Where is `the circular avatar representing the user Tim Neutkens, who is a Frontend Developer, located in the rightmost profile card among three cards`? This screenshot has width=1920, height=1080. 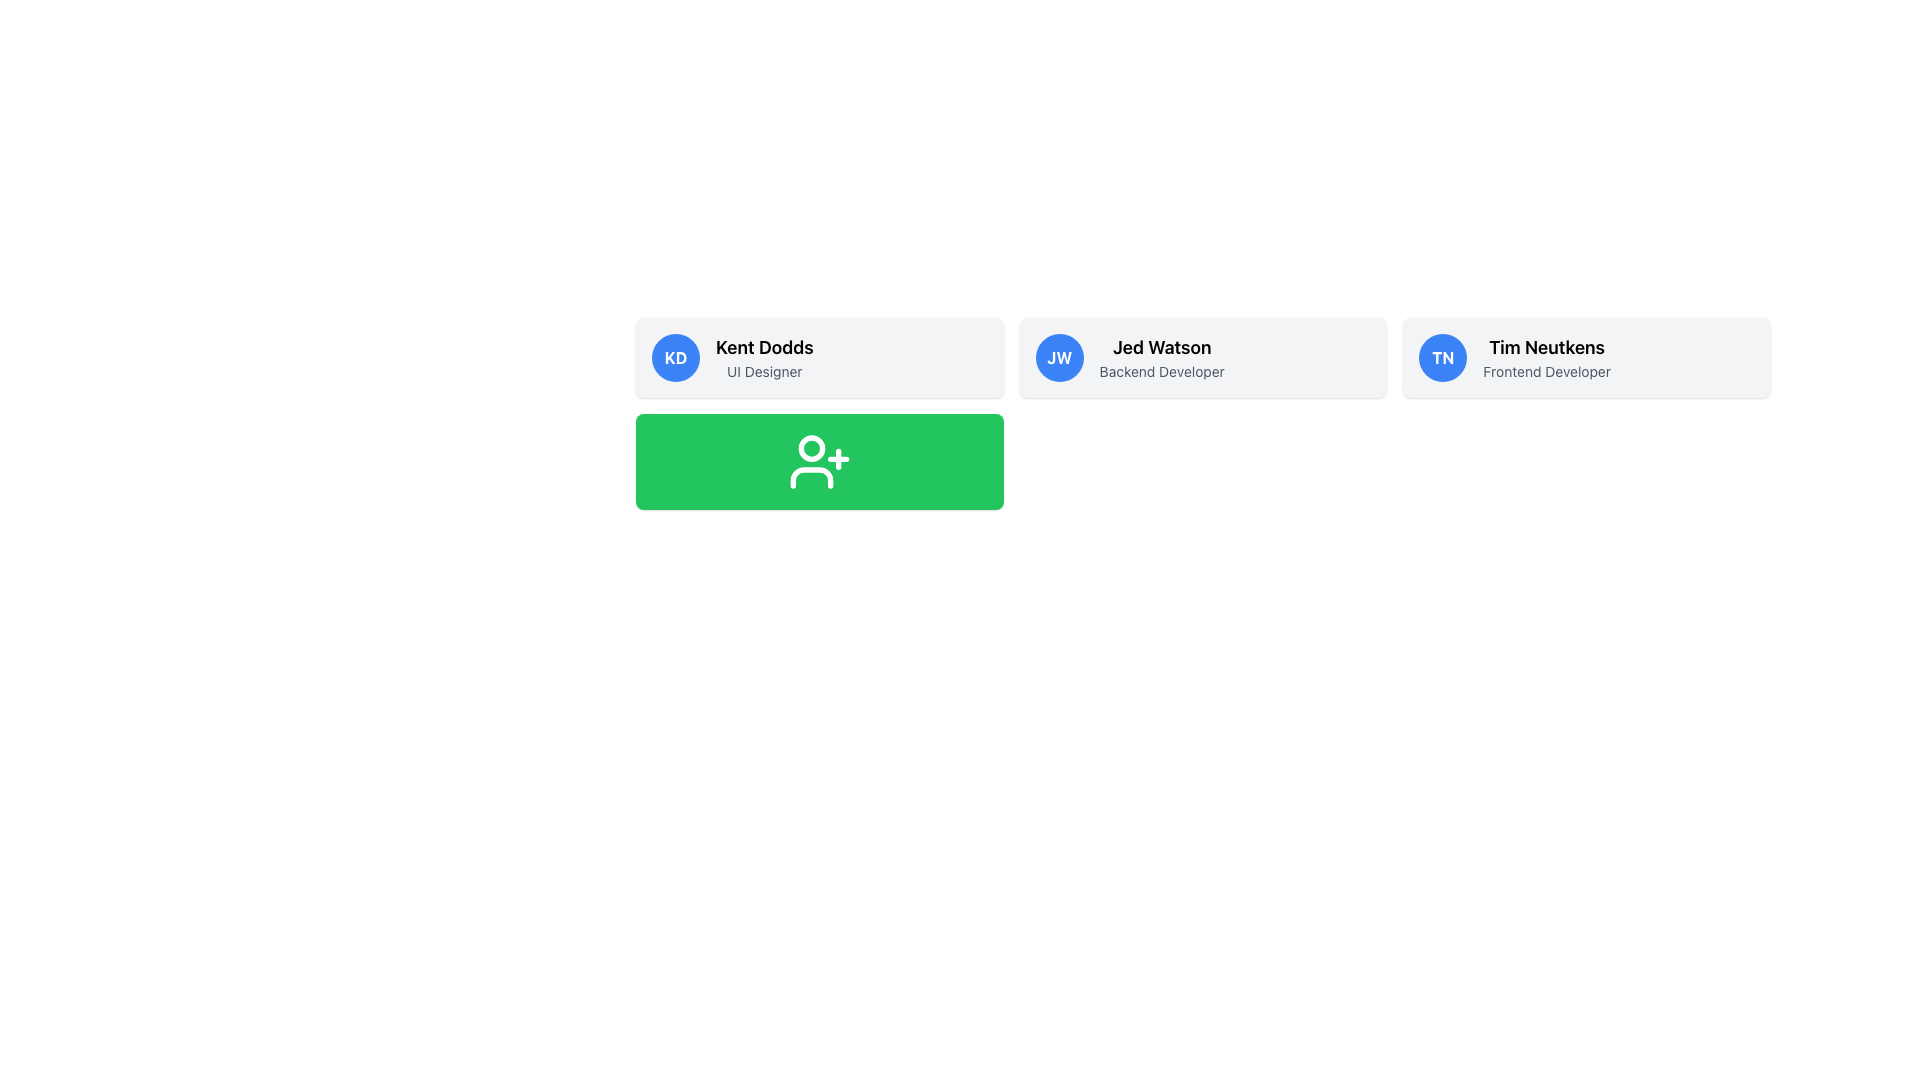
the circular avatar representing the user Tim Neutkens, who is a Frontend Developer, located in the rightmost profile card among three cards is located at coordinates (1443, 357).